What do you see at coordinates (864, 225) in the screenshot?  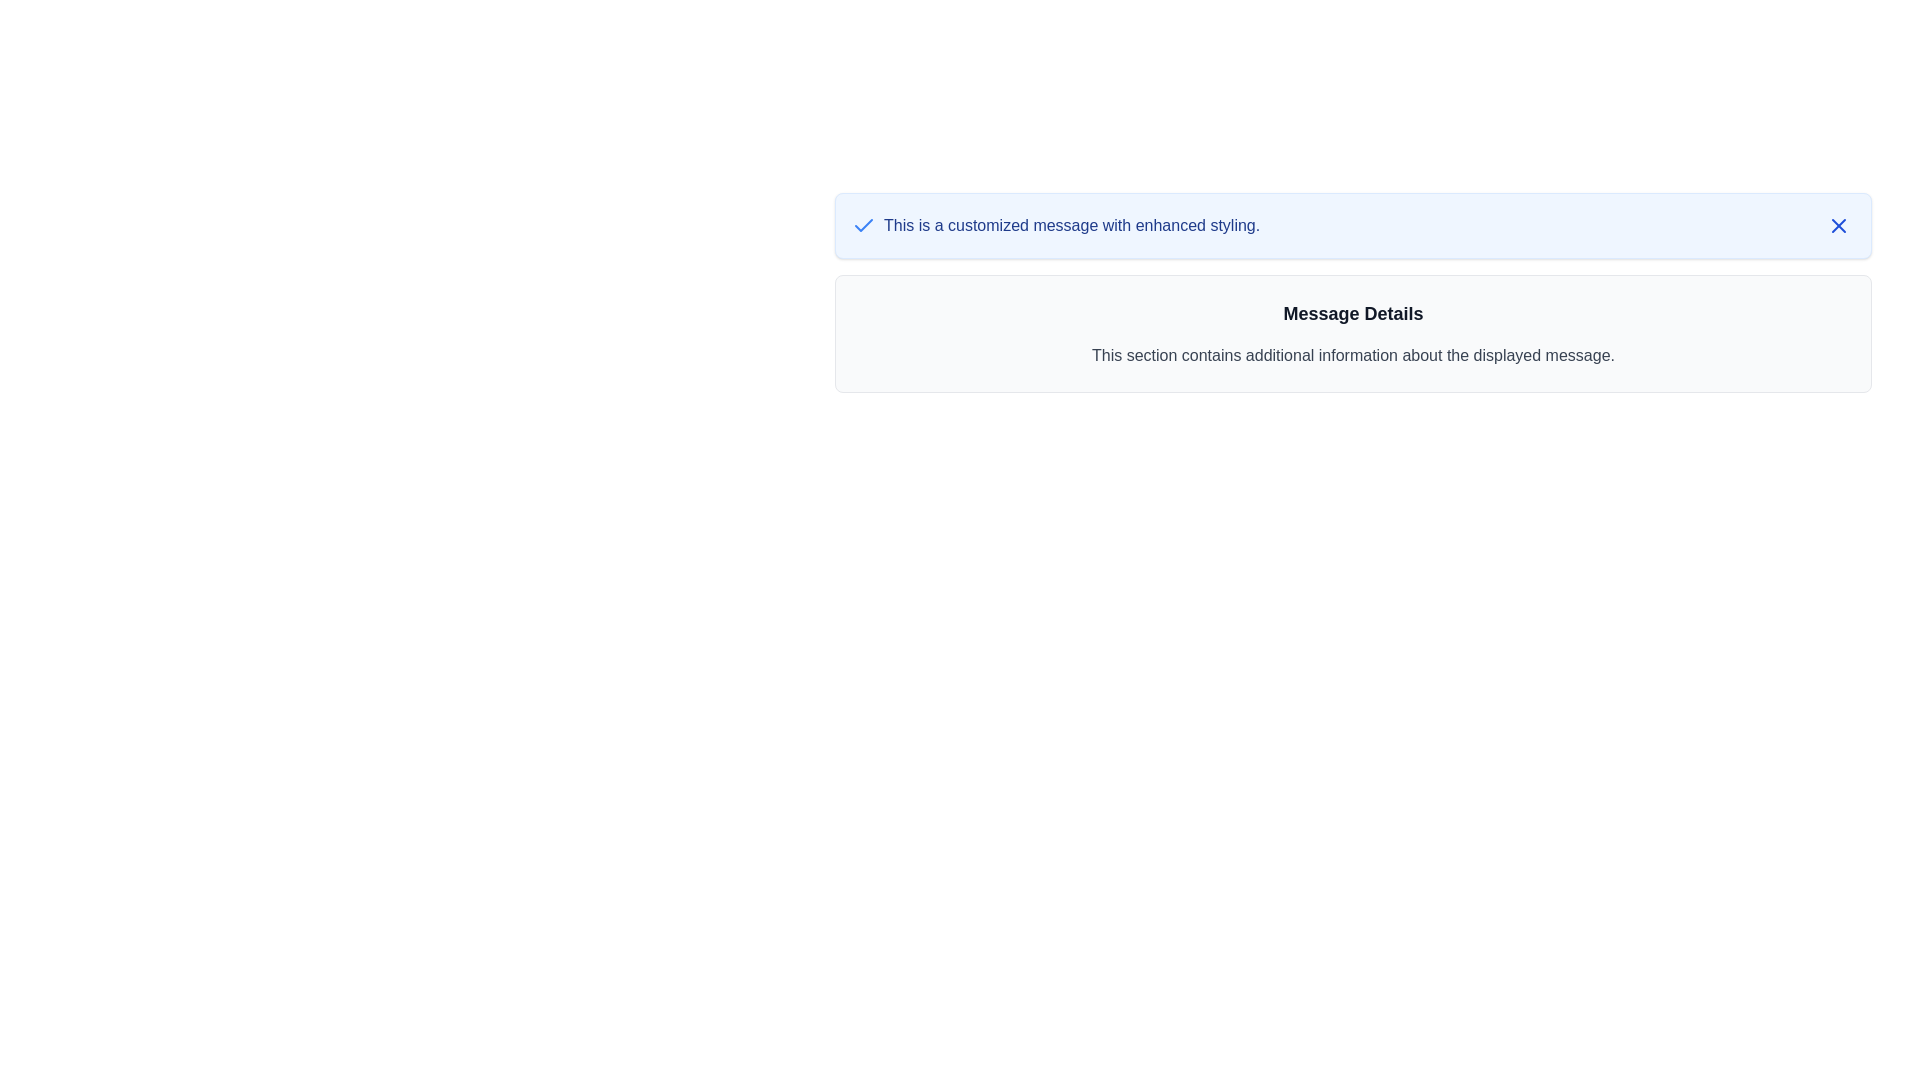 I see `the visual status indicated by the checkmark icon located to the left of the text 'This is a customized message with enhanced styling.'` at bounding box center [864, 225].